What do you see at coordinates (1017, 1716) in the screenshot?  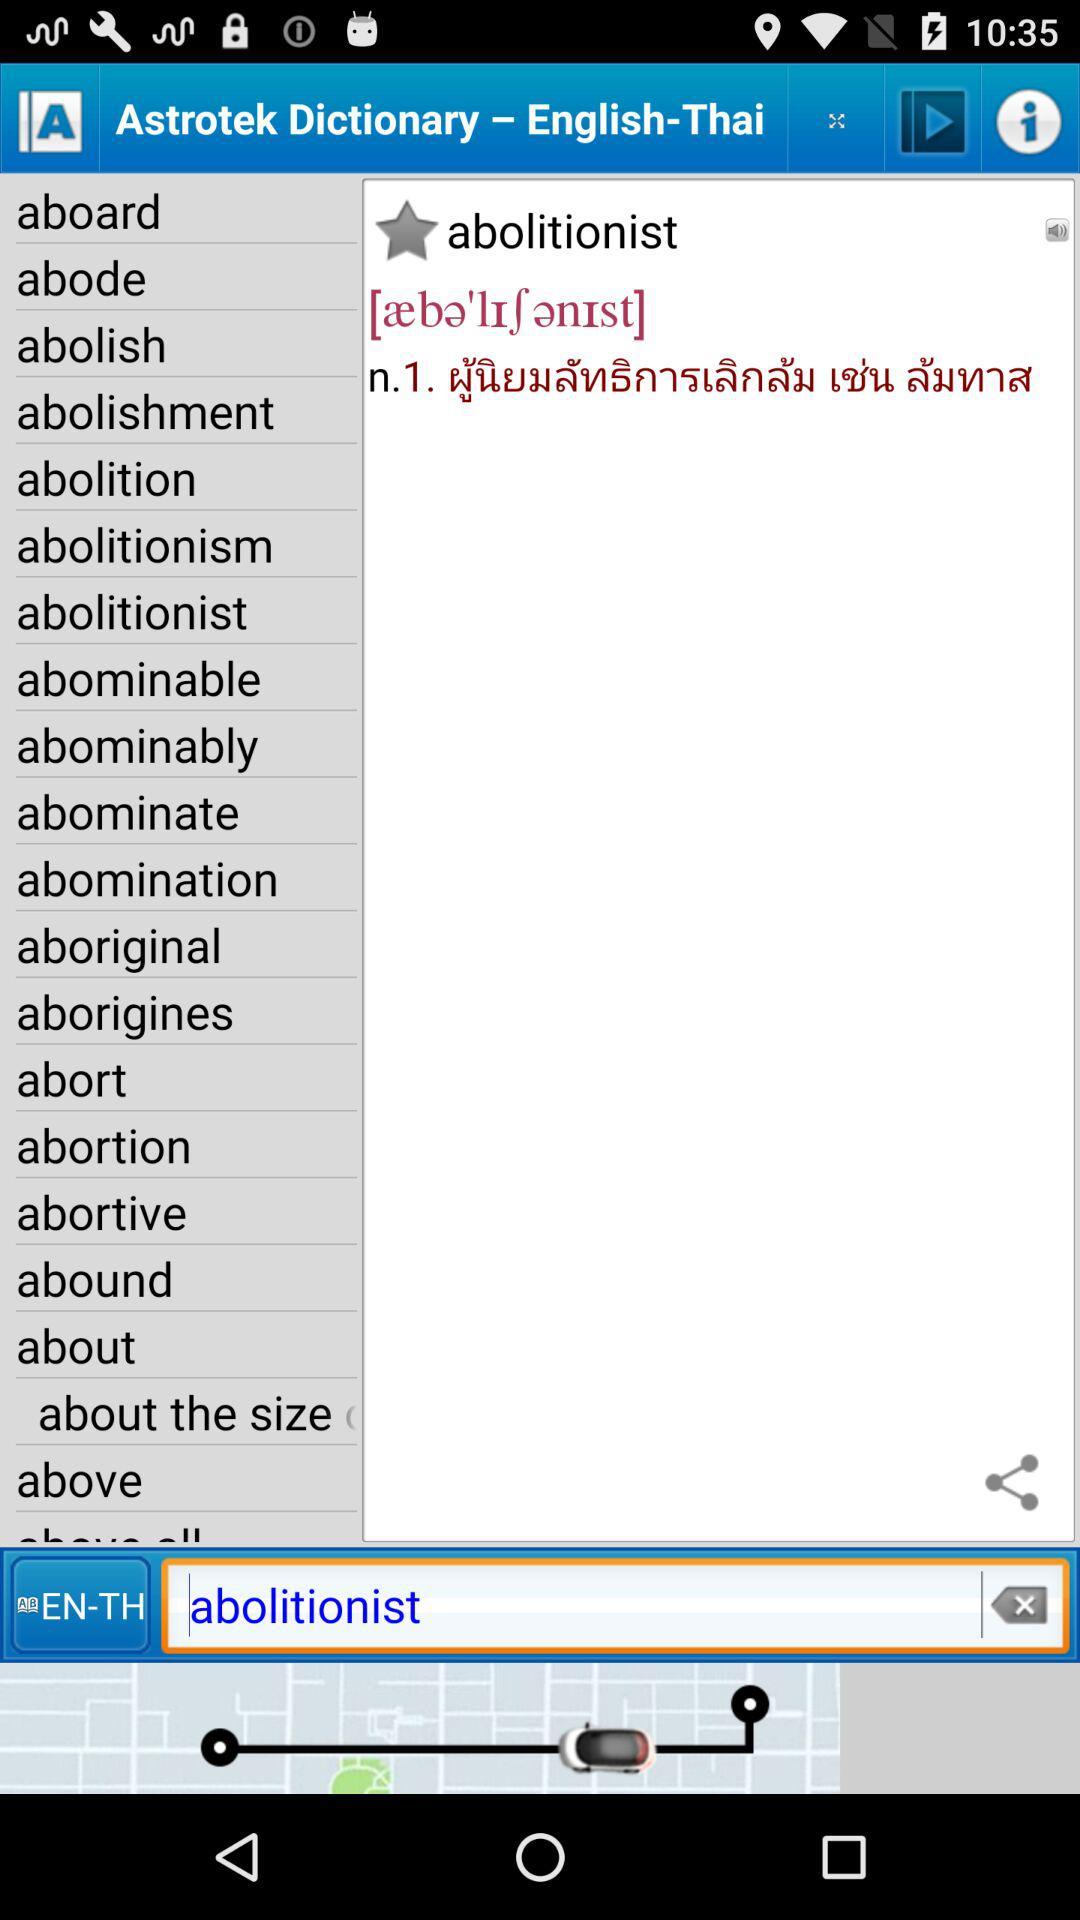 I see `the close icon` at bounding box center [1017, 1716].